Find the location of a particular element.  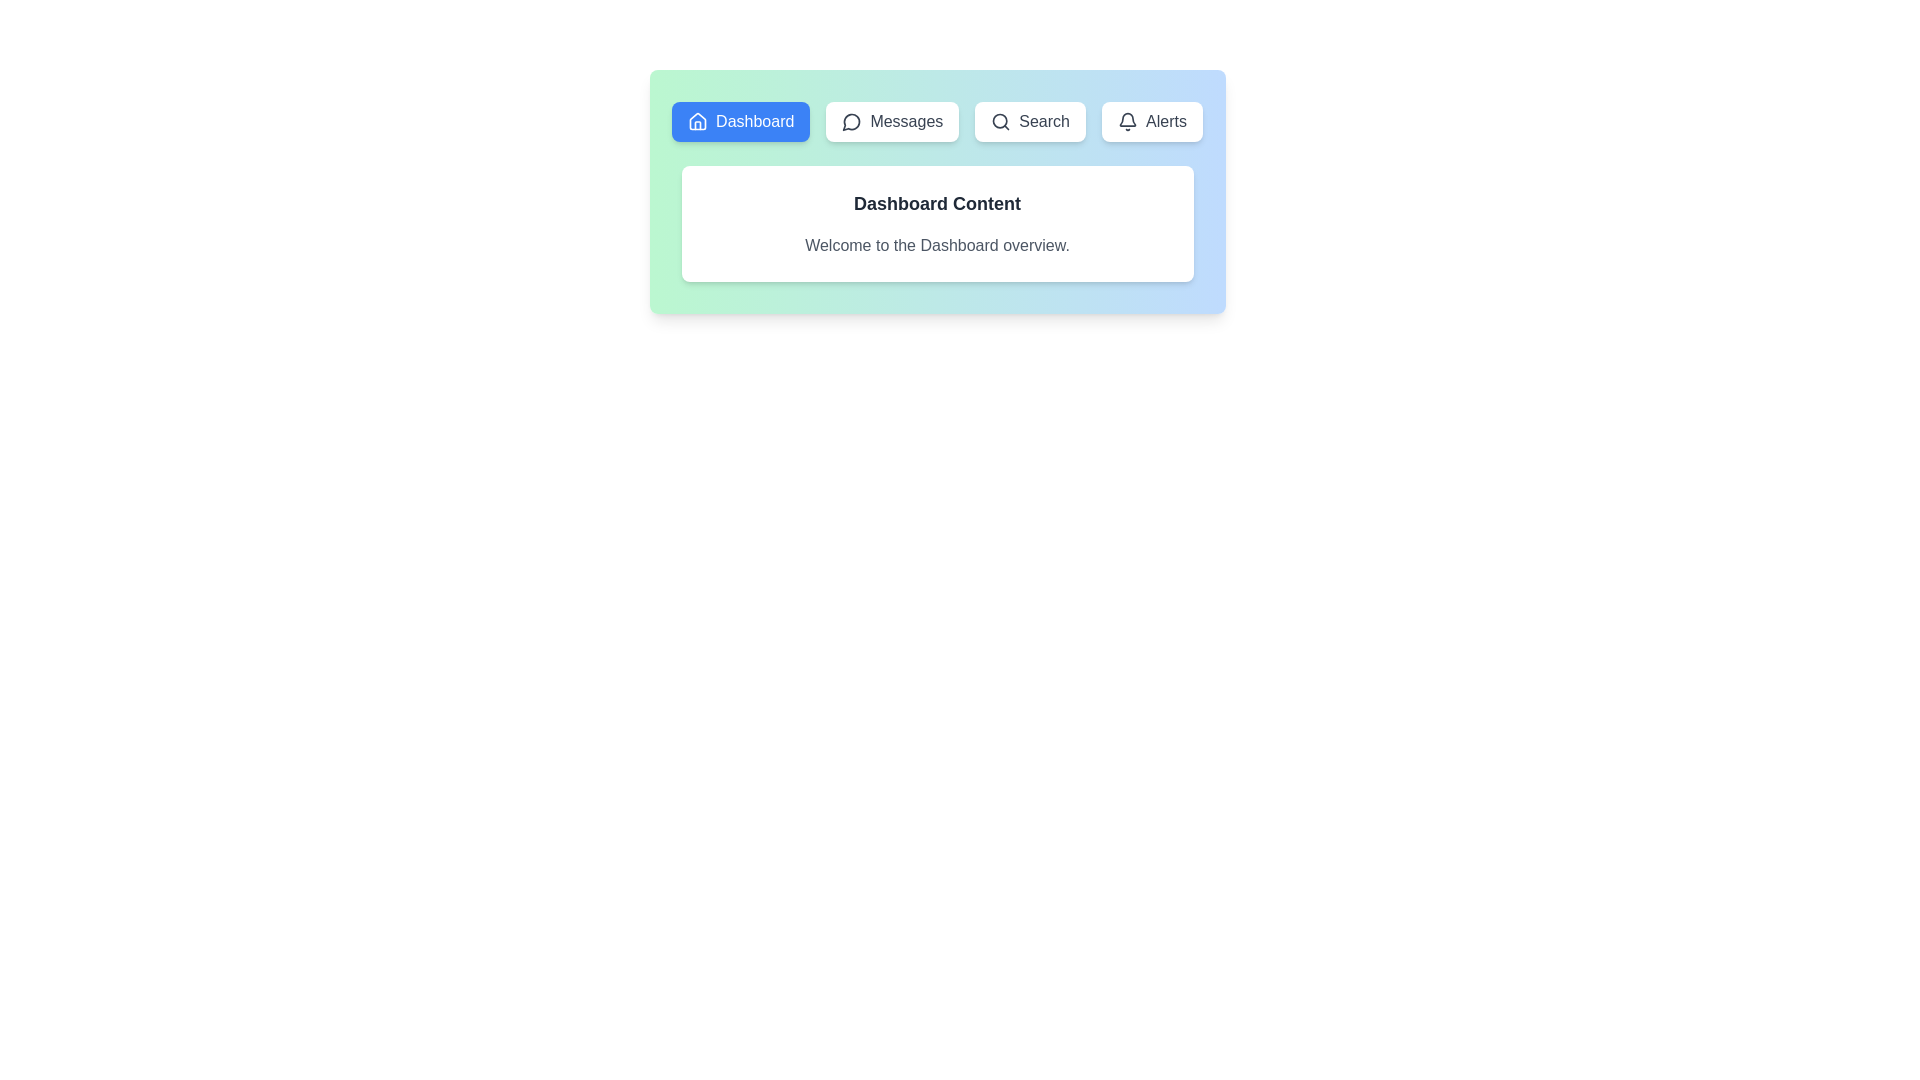

the tab labeled Messages to view its content is located at coordinates (891, 122).